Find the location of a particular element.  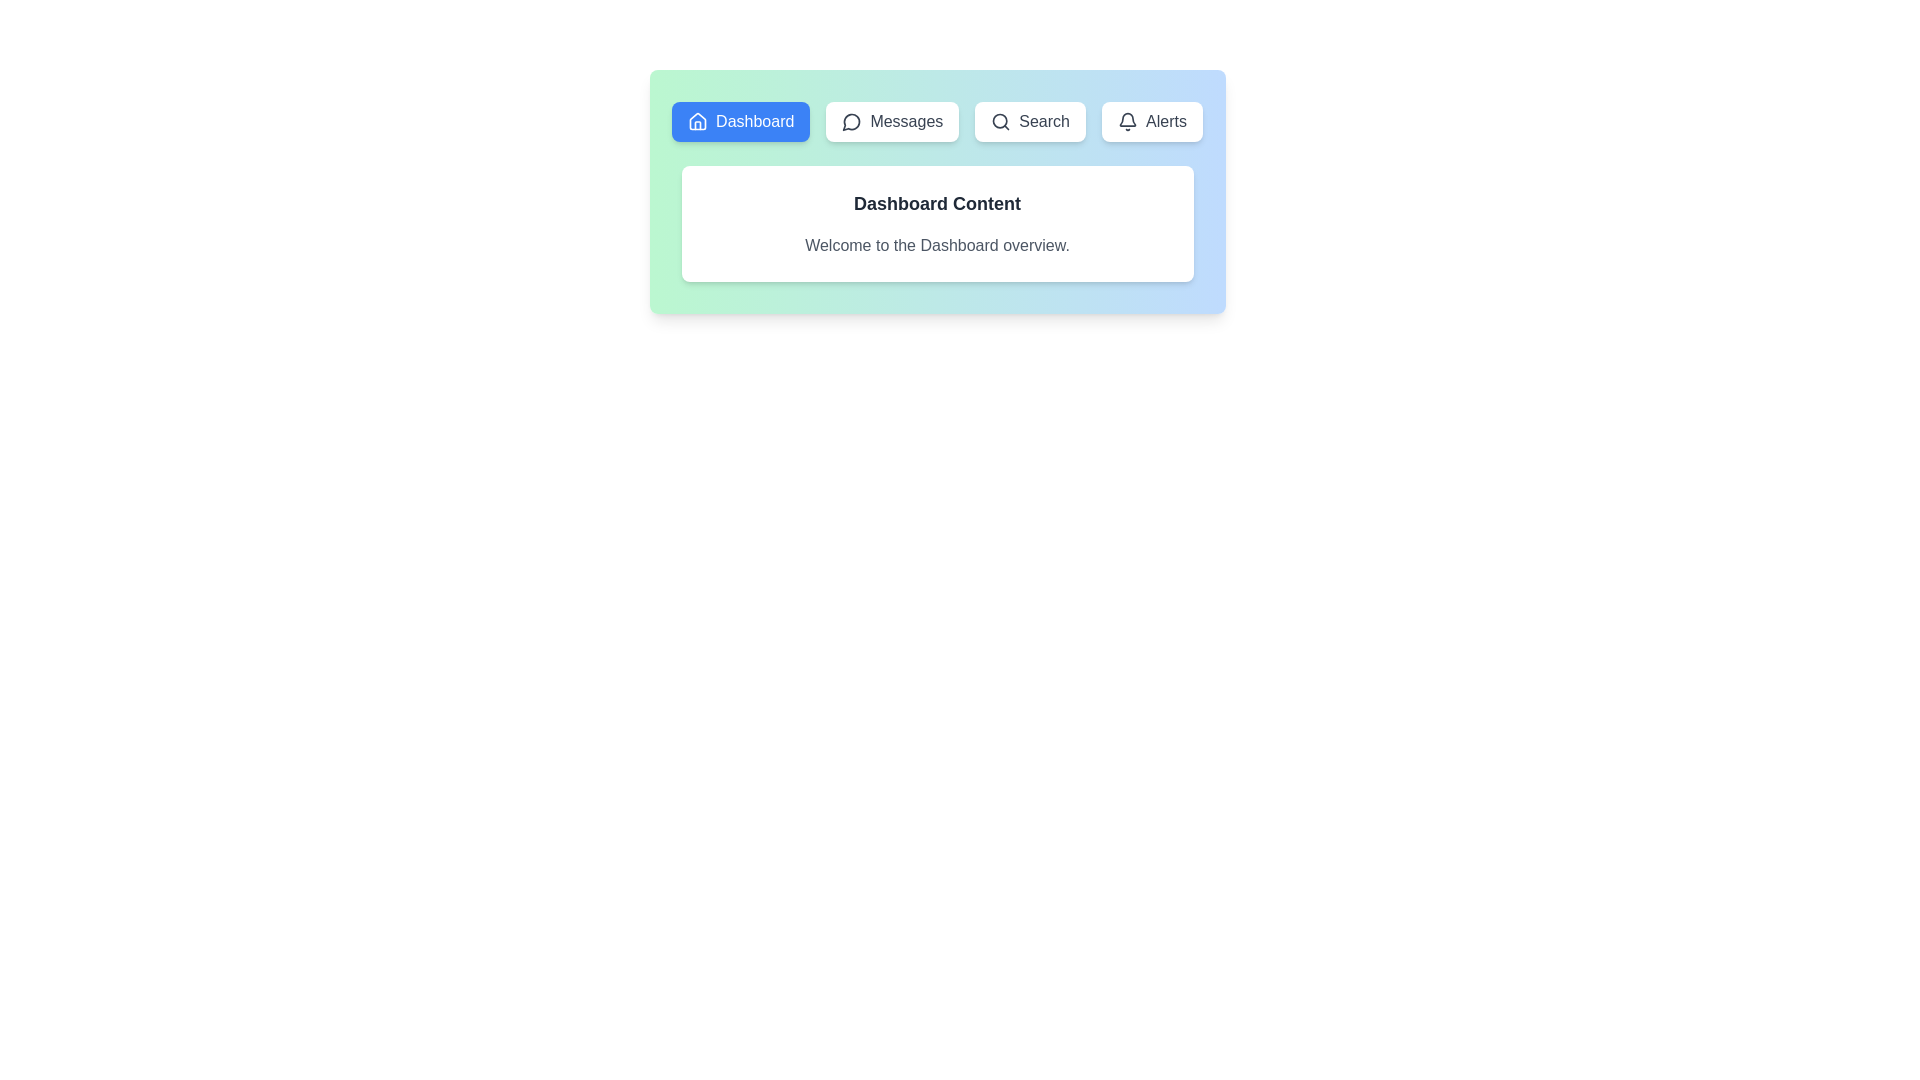

the tab labeled Messages to view its content is located at coordinates (891, 122).